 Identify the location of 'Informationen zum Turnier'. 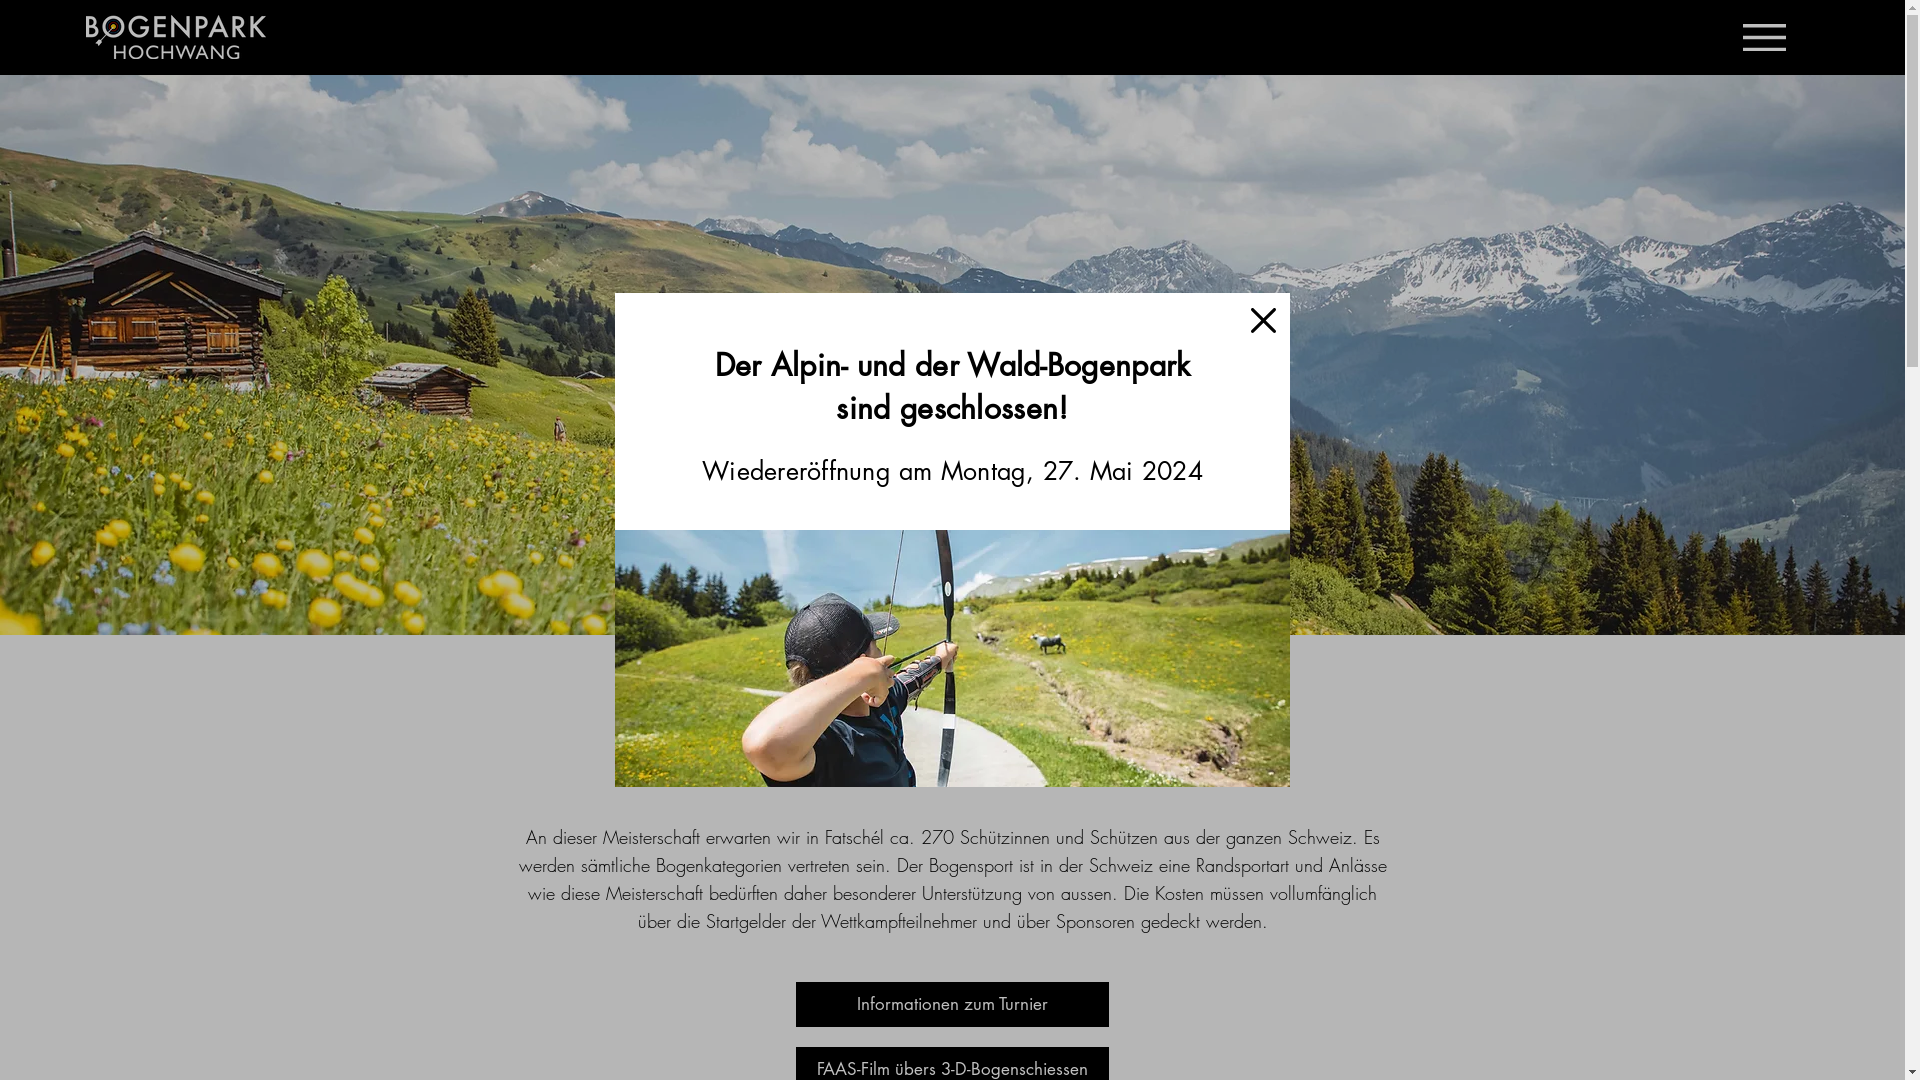
(951, 1004).